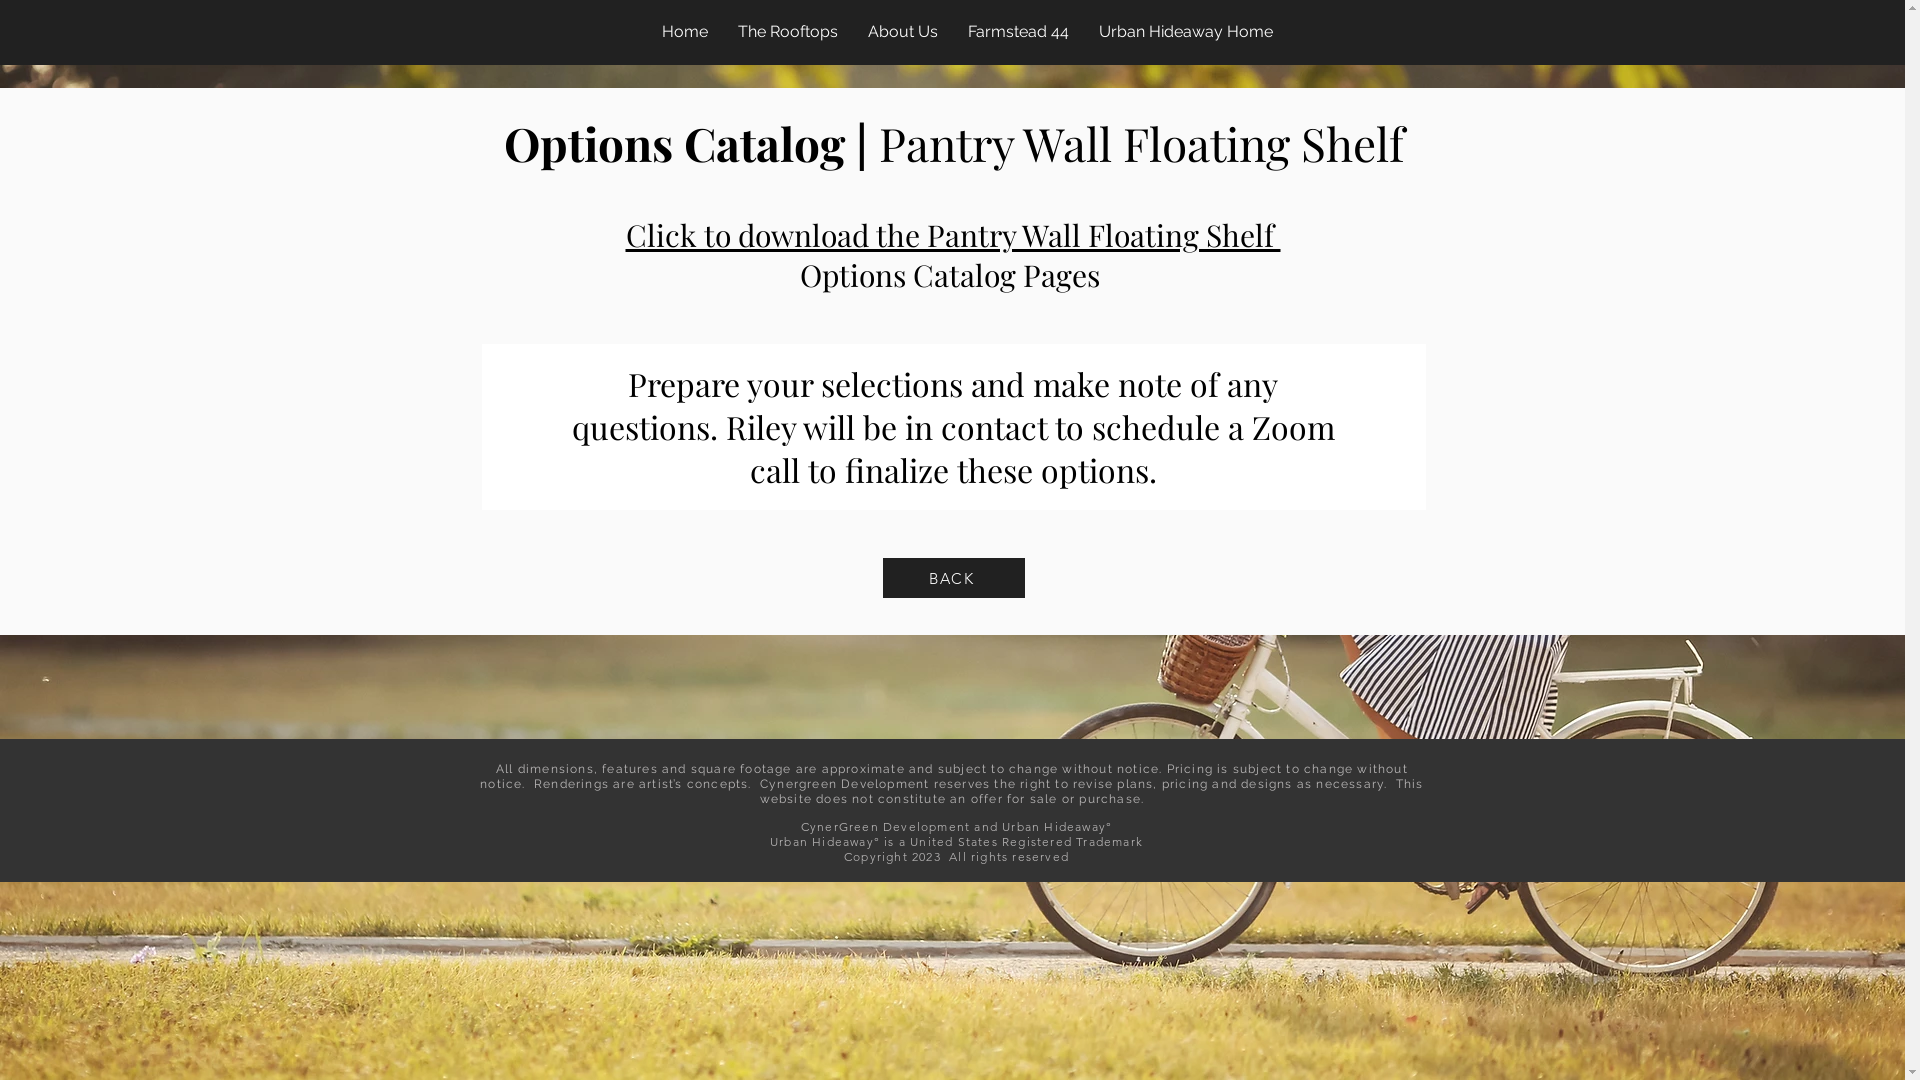  What do you see at coordinates (1185, 31) in the screenshot?
I see `'Urban Hideaway Home'` at bounding box center [1185, 31].